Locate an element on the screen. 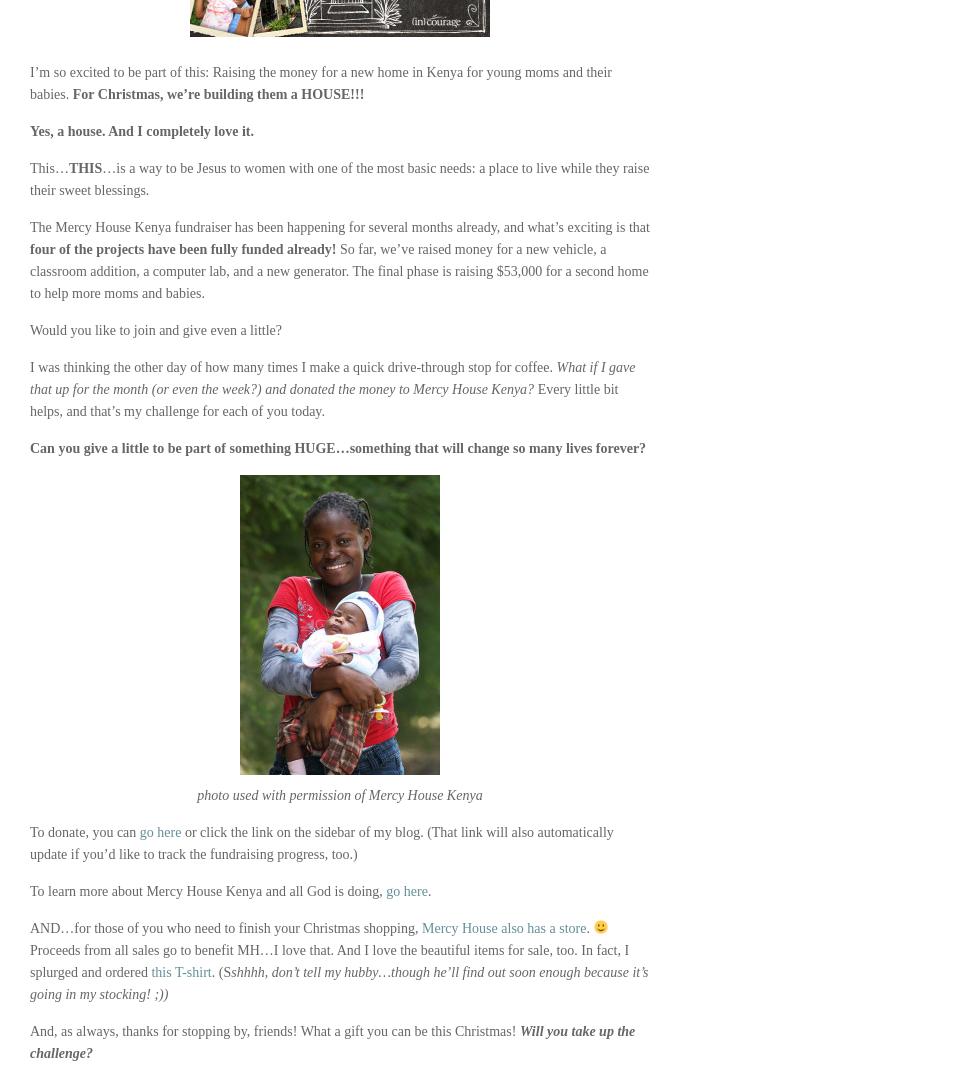 The image size is (965, 1073). 'For Christmas, we’re building them a HOUSE!!!' is located at coordinates (217, 94).